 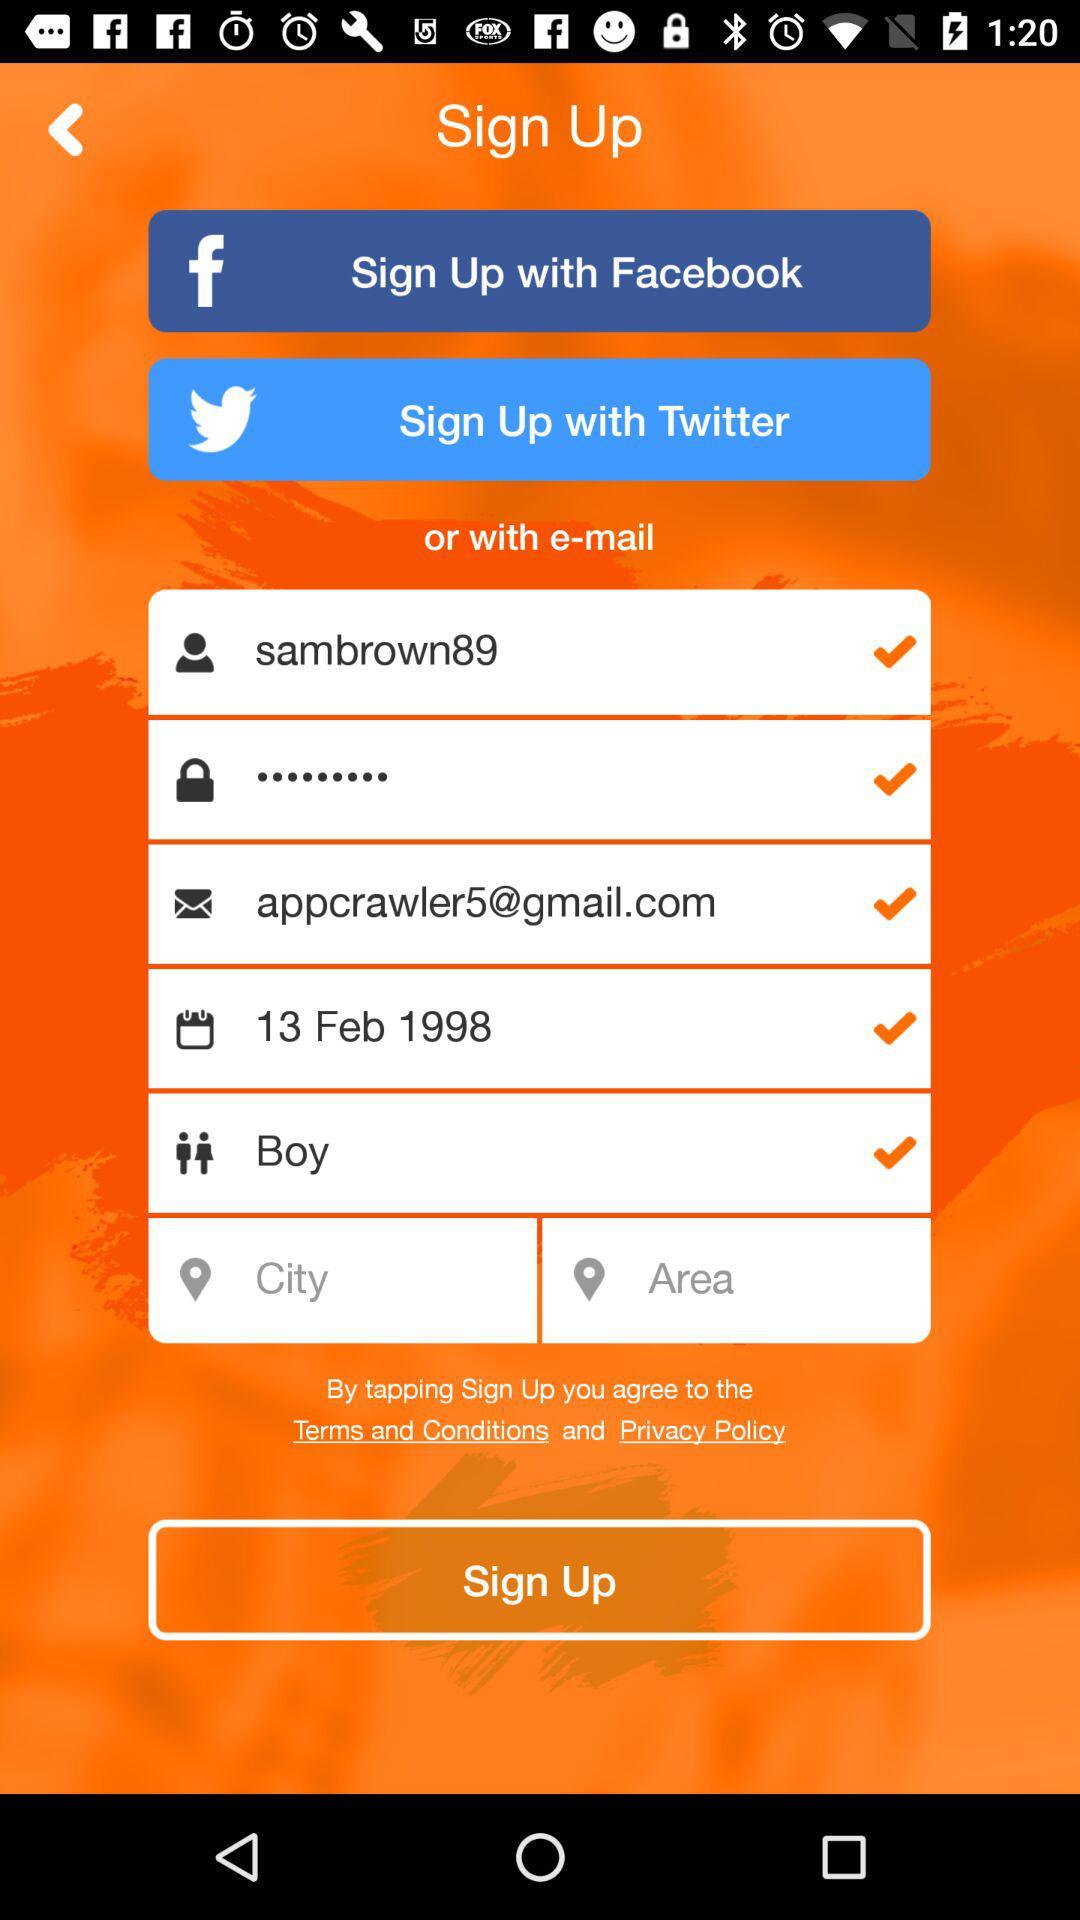 What do you see at coordinates (782, 1280) in the screenshot?
I see `share your current location` at bounding box center [782, 1280].